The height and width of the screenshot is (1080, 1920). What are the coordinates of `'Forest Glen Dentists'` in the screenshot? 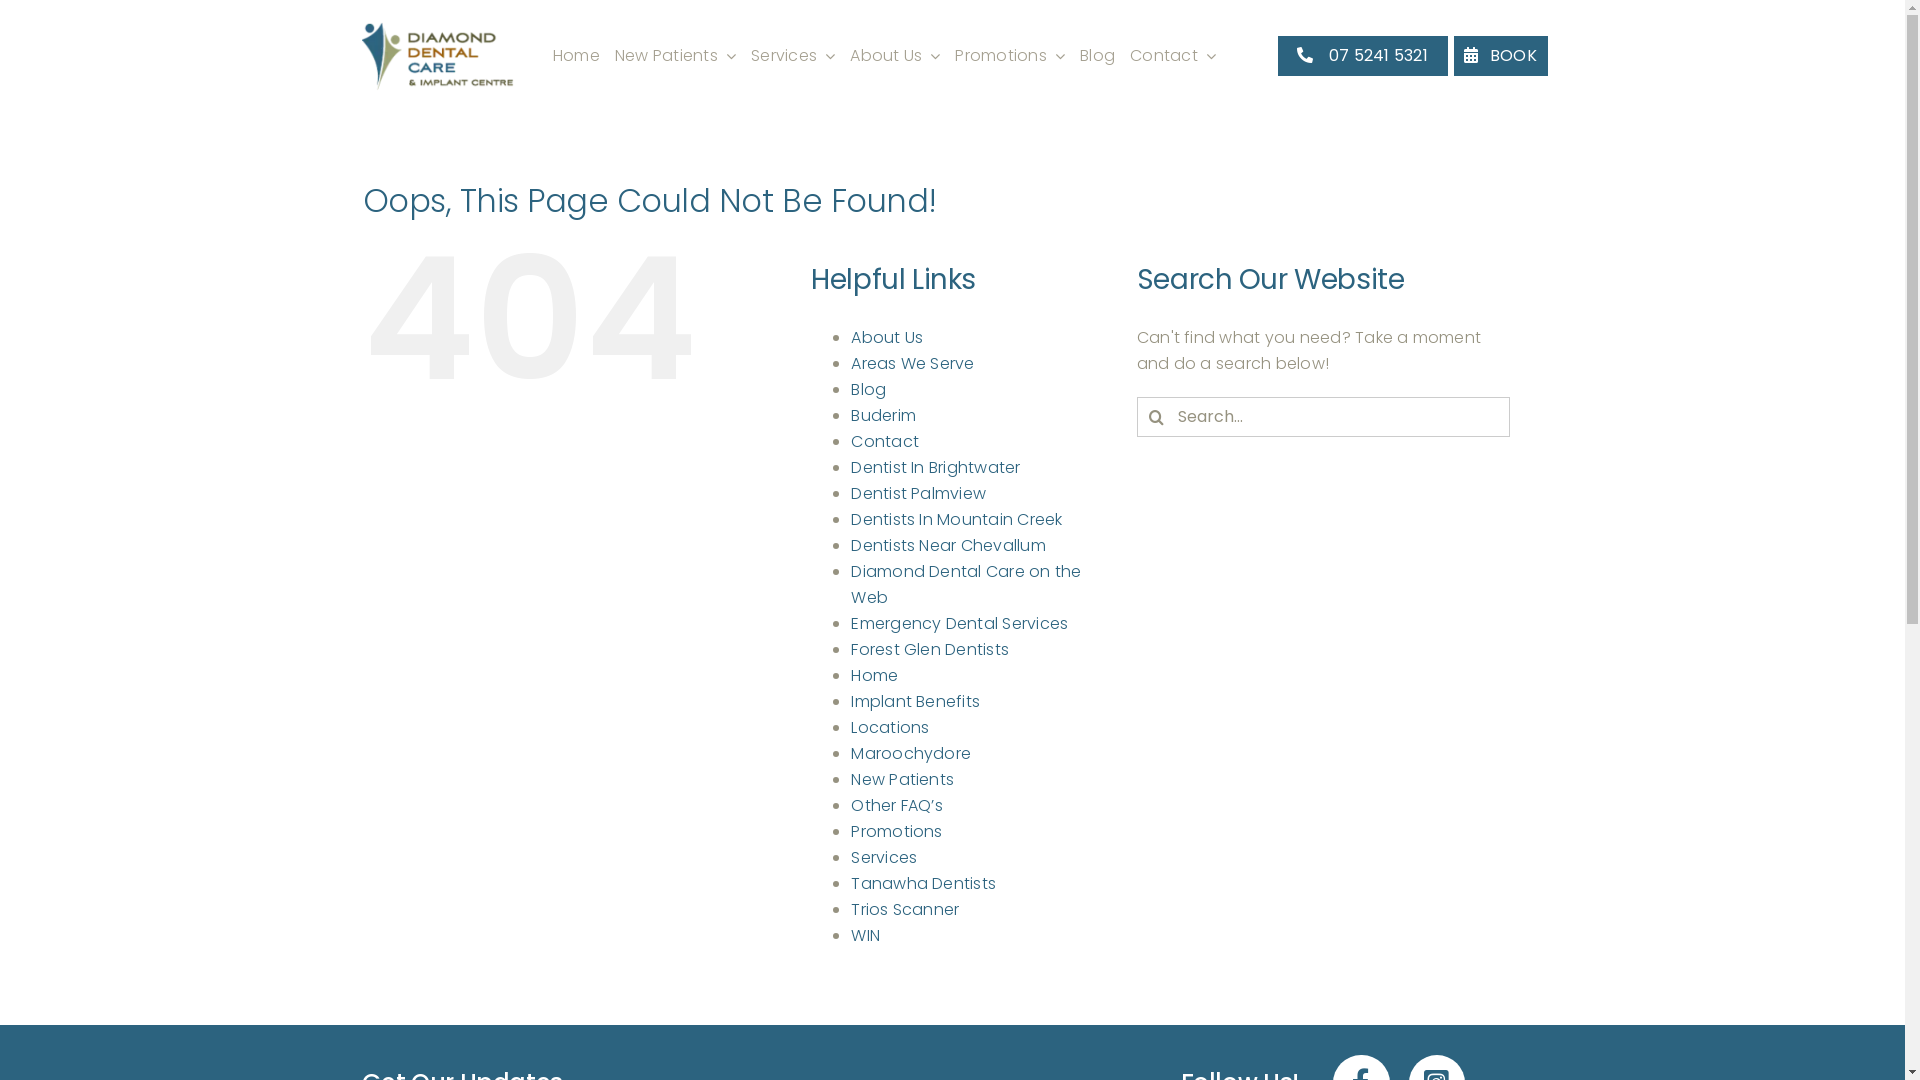 It's located at (929, 649).